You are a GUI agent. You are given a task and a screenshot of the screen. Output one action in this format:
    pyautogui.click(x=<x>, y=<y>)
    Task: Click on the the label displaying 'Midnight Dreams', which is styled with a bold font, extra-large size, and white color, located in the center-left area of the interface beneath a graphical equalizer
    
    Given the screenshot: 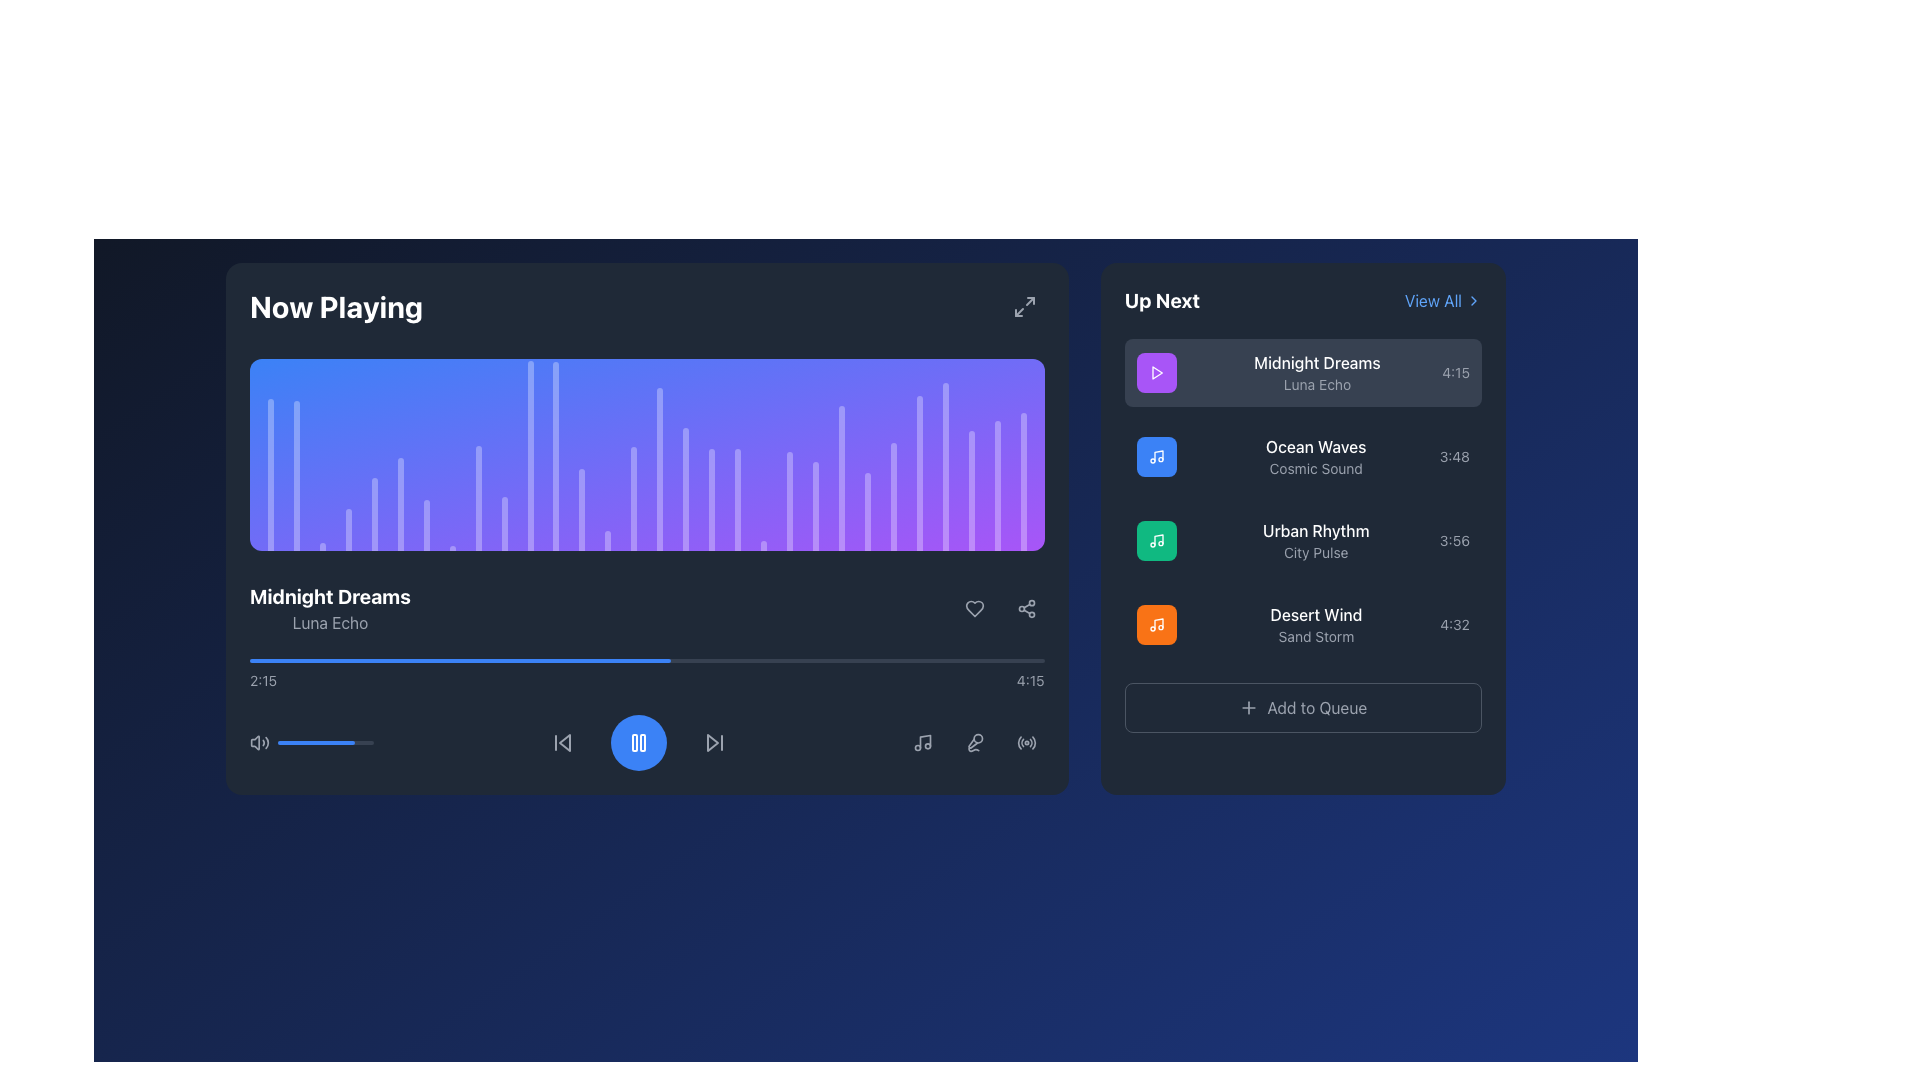 What is the action you would take?
    pyautogui.click(x=330, y=596)
    